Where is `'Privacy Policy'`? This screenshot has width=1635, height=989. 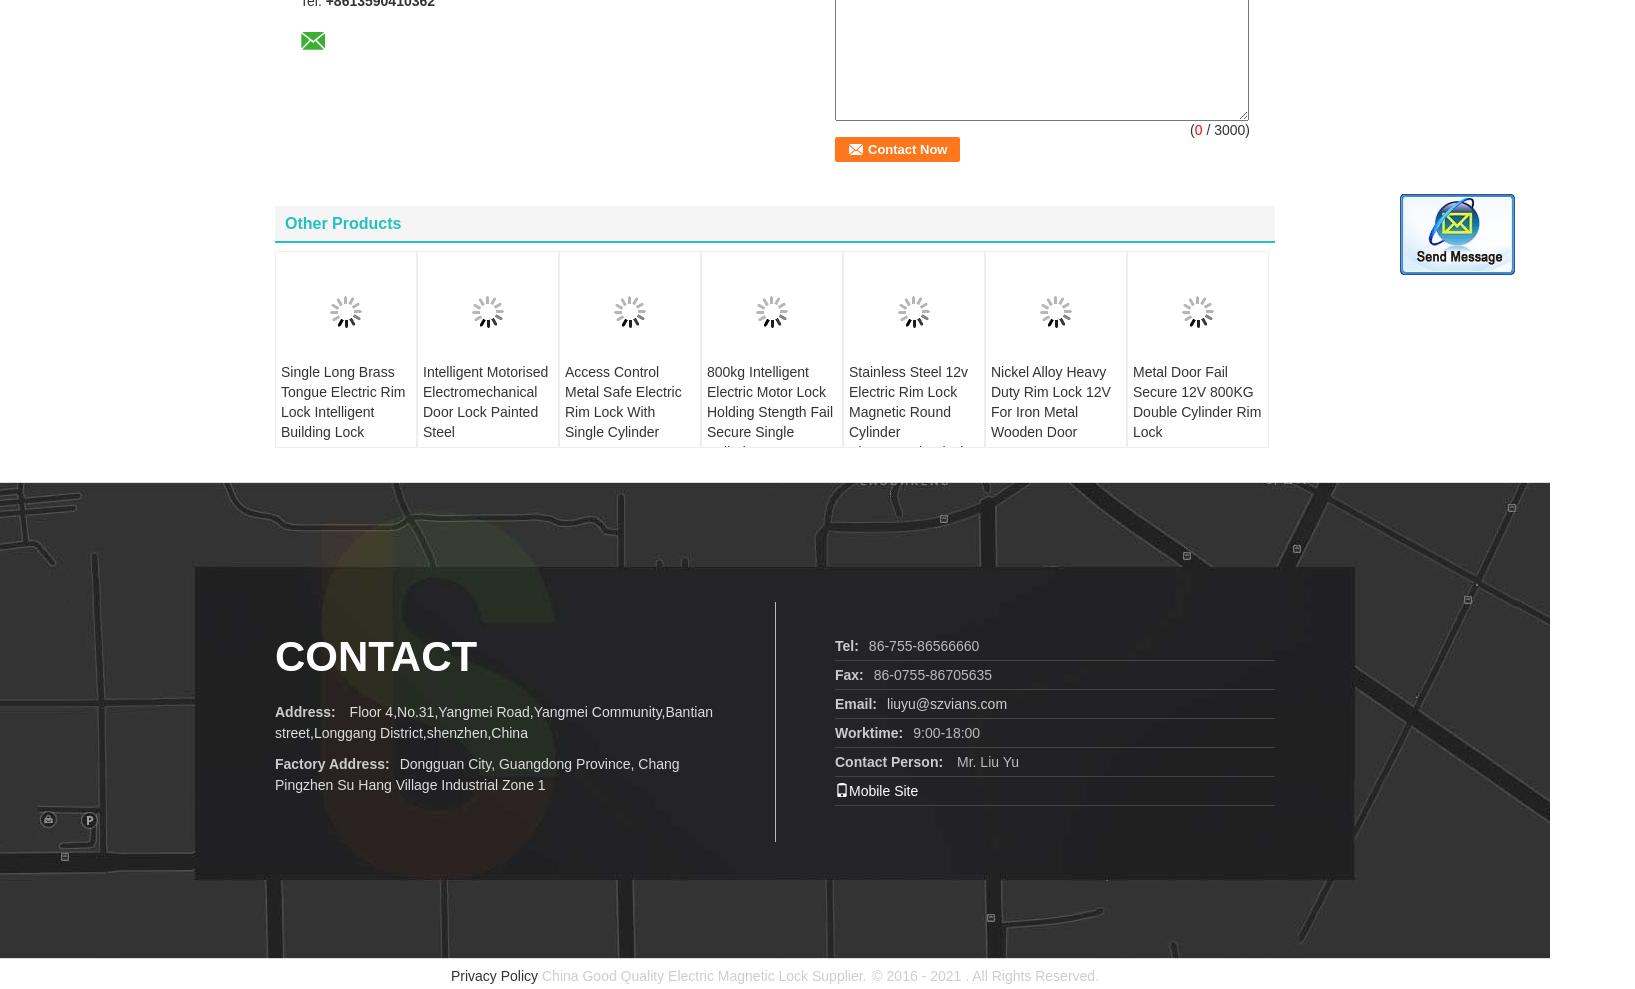 'Privacy Policy' is located at coordinates (492, 944).